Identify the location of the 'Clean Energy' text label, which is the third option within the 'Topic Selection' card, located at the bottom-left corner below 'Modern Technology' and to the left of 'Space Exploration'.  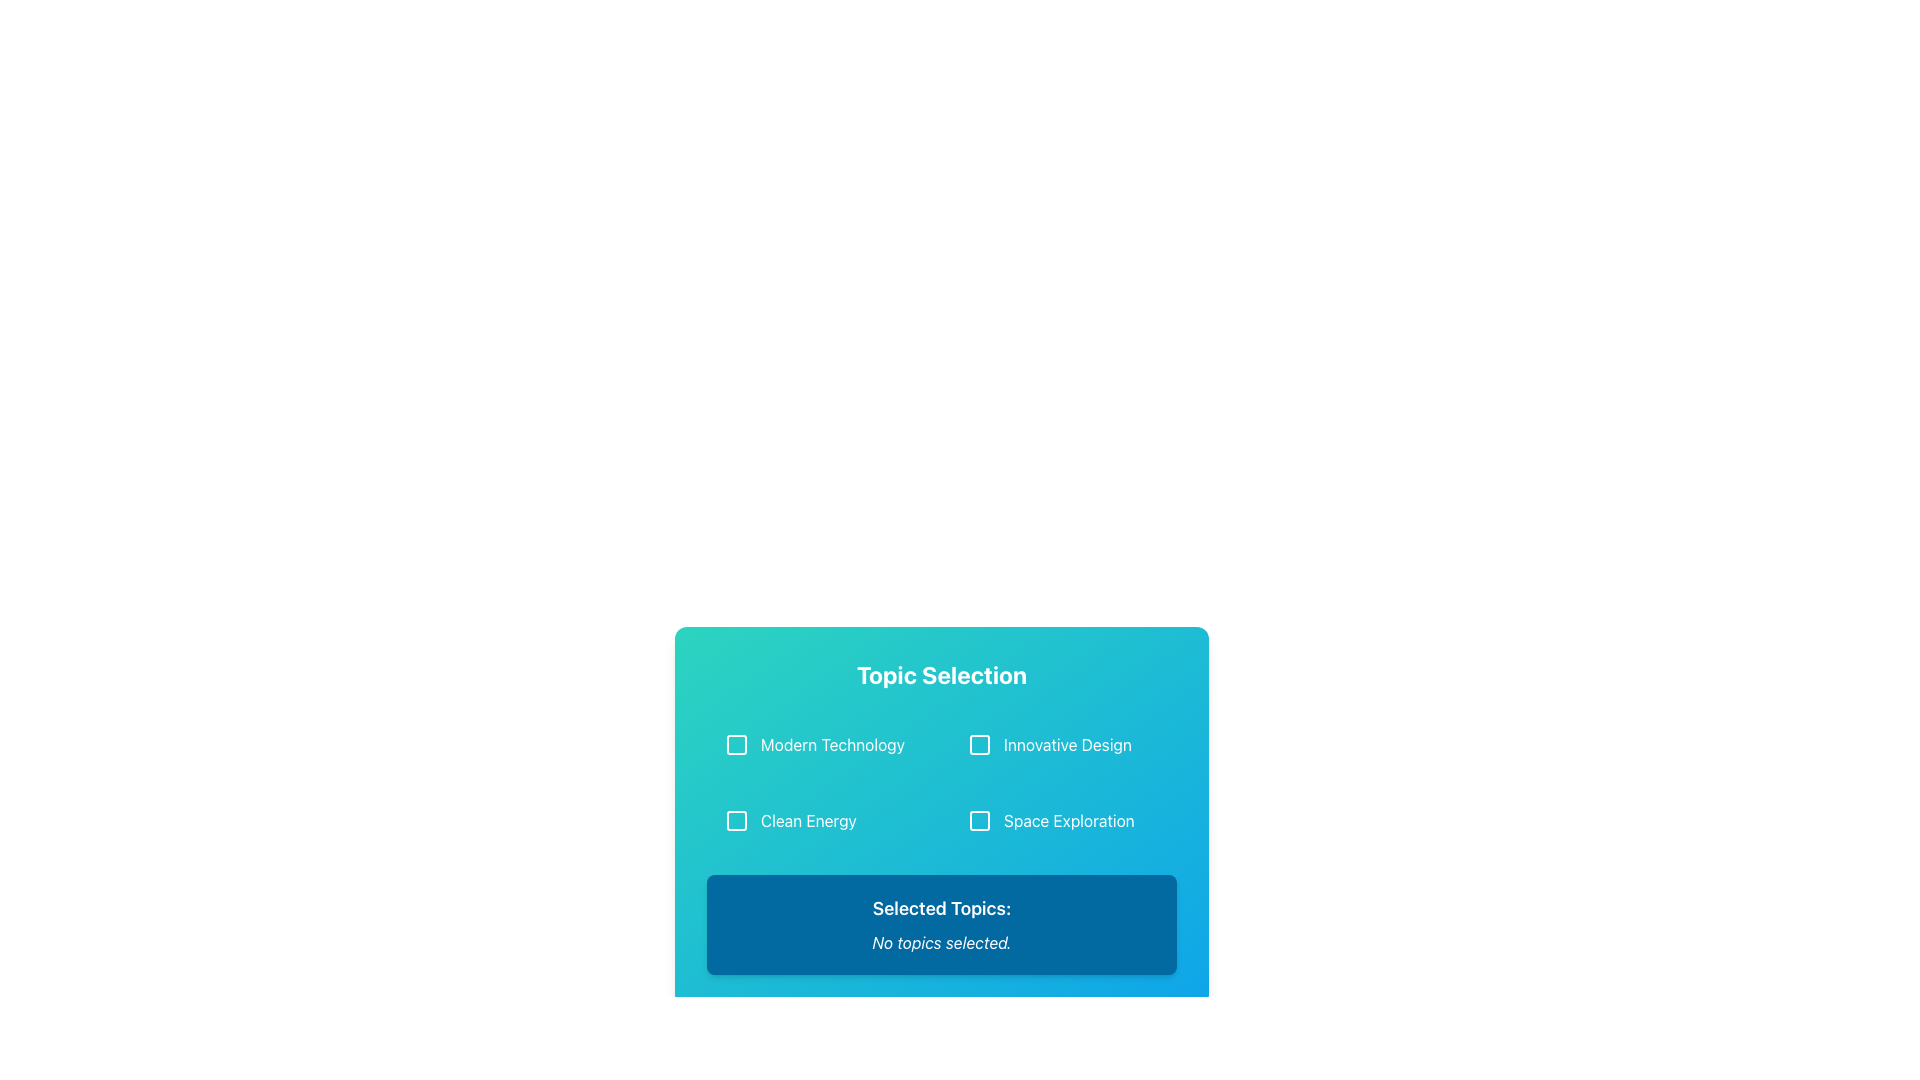
(808, 821).